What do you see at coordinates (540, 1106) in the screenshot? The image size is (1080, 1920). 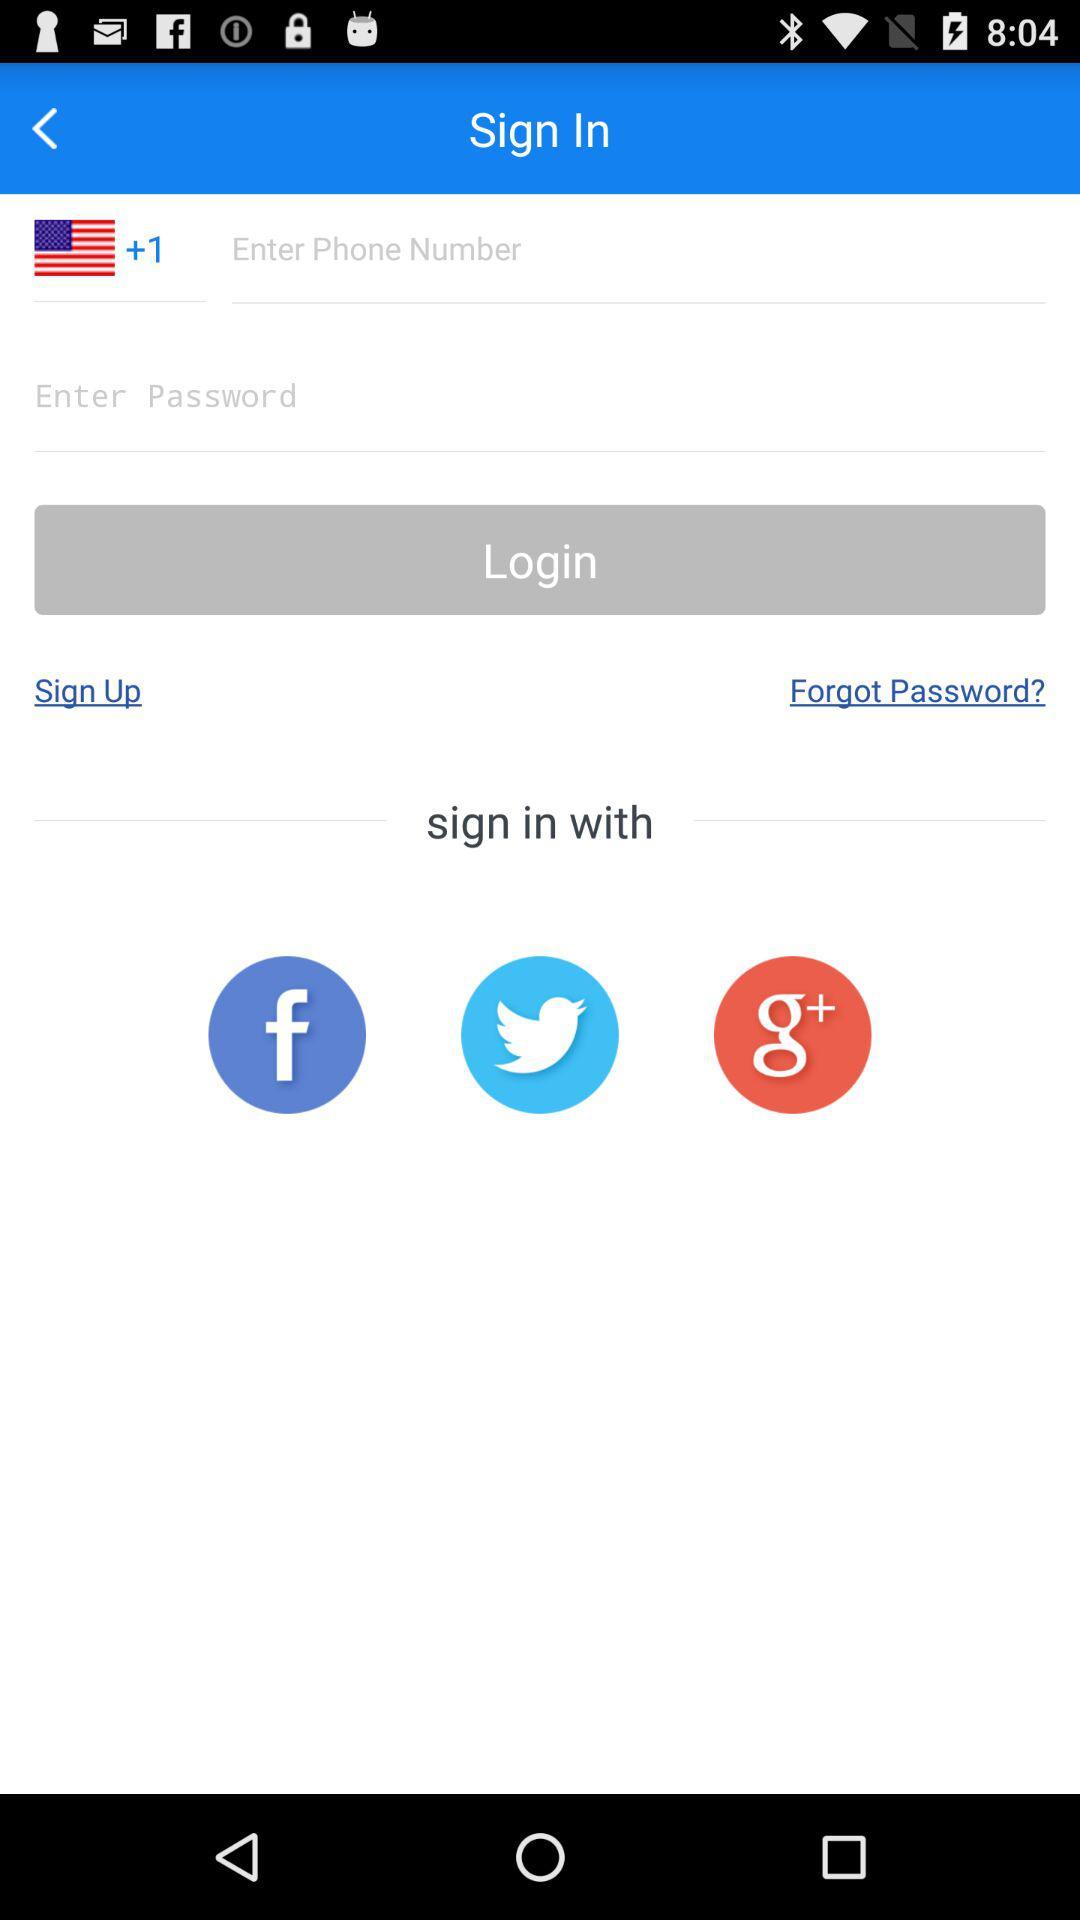 I see `the twitter icon` at bounding box center [540, 1106].